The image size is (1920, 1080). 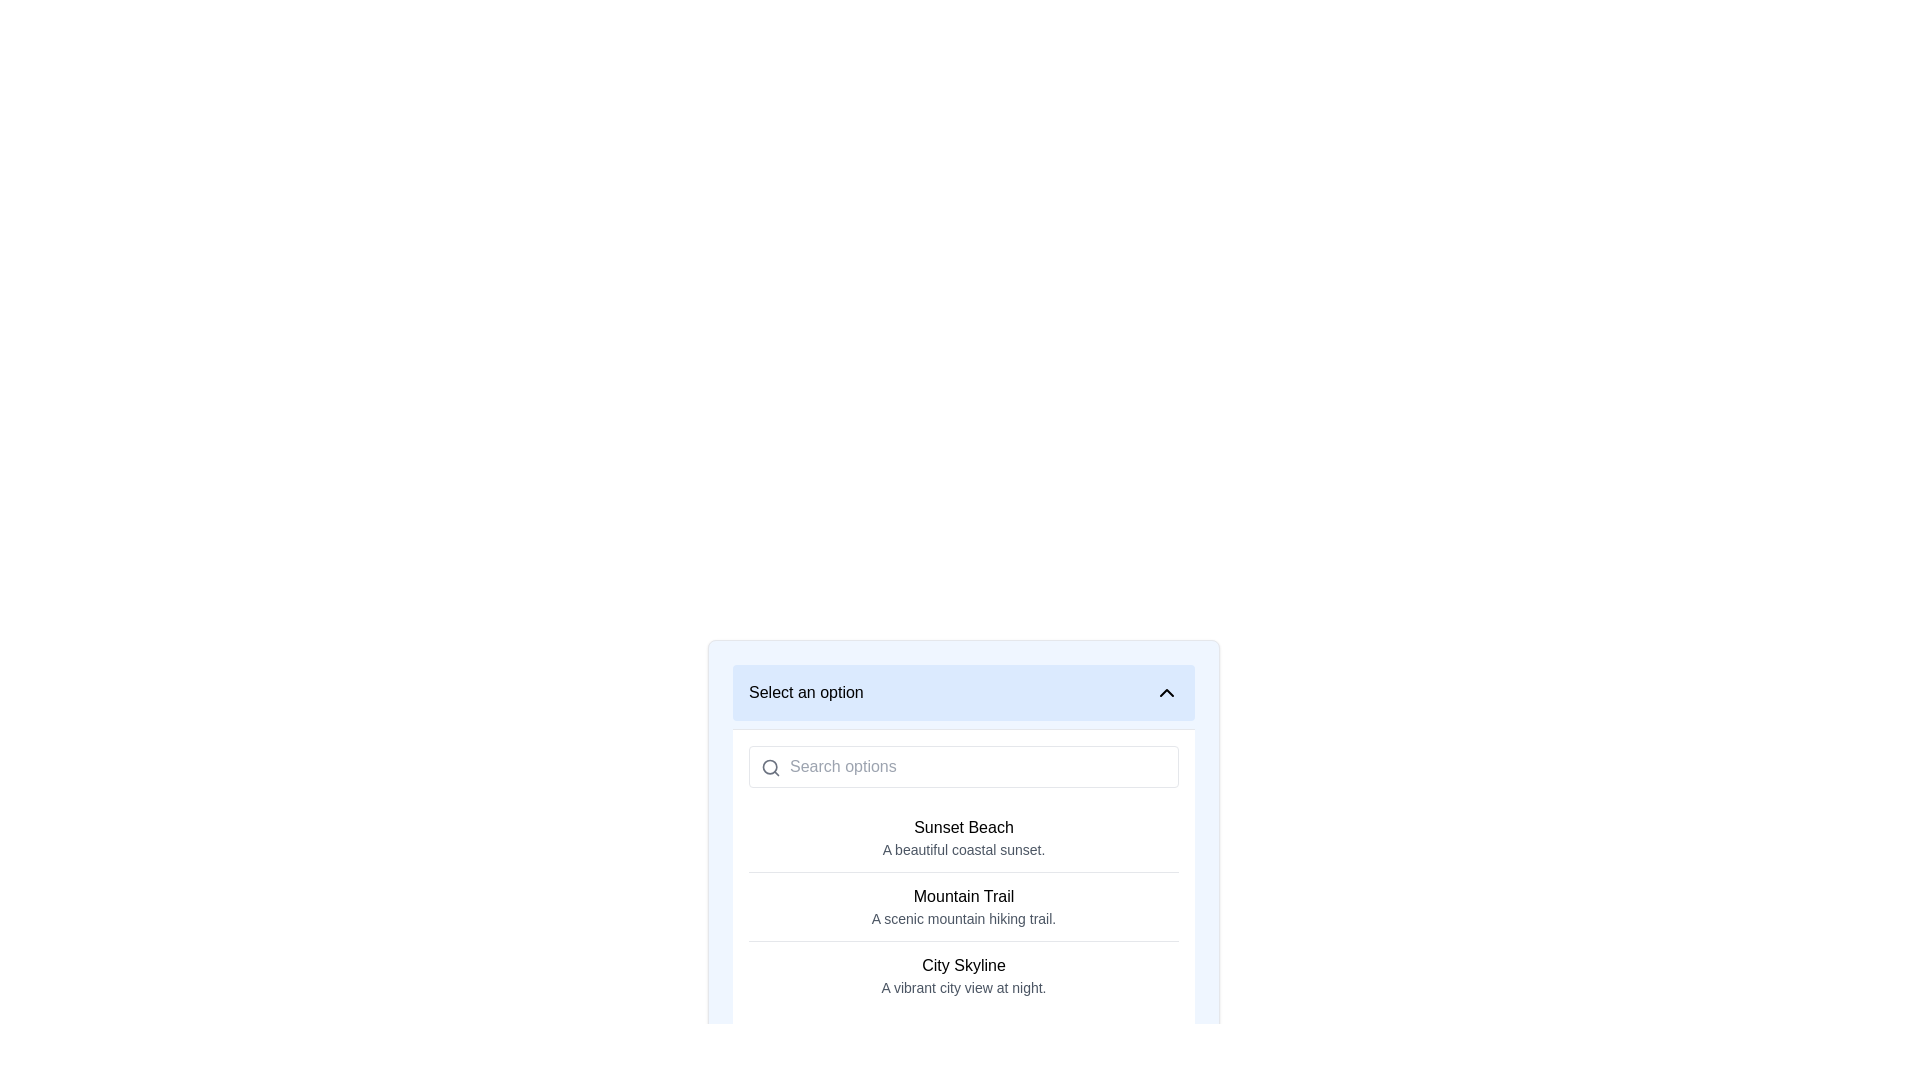 I want to click on the list item titled 'Sunset Beach' for keyboard navigation, so click(x=964, y=837).